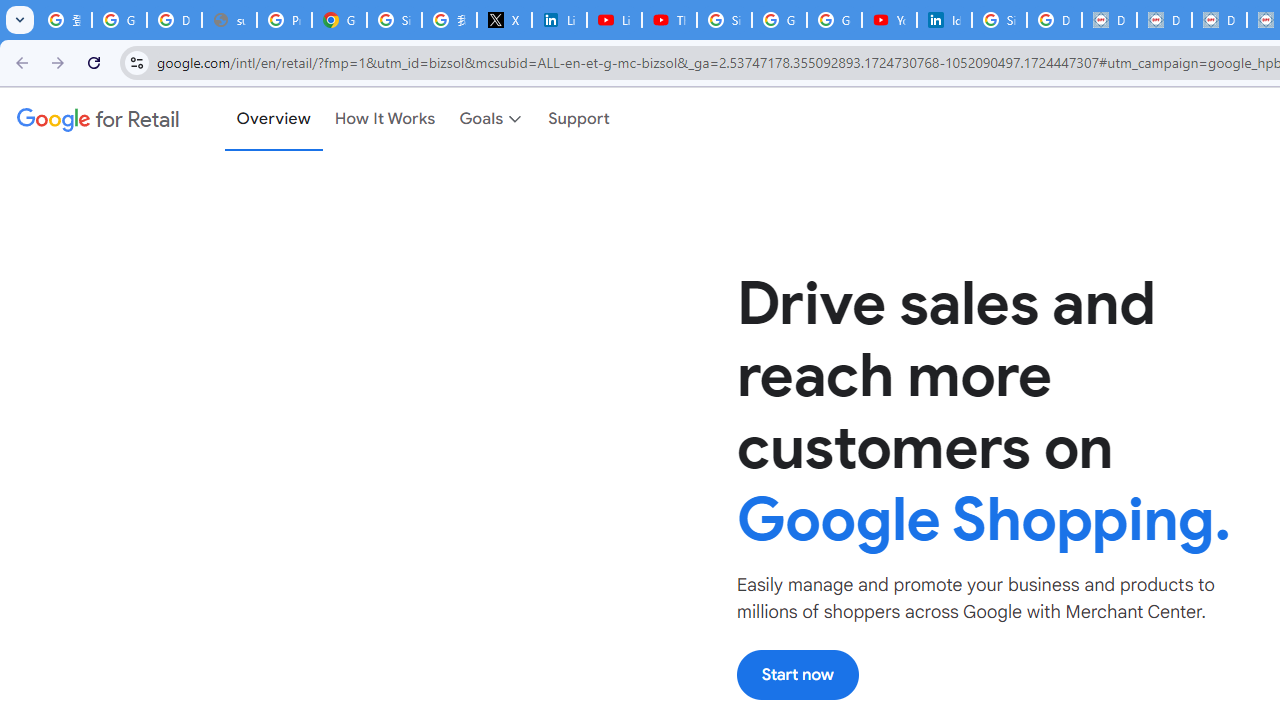  Describe the element at coordinates (796, 674) in the screenshot. I see `'Start now'` at that location.